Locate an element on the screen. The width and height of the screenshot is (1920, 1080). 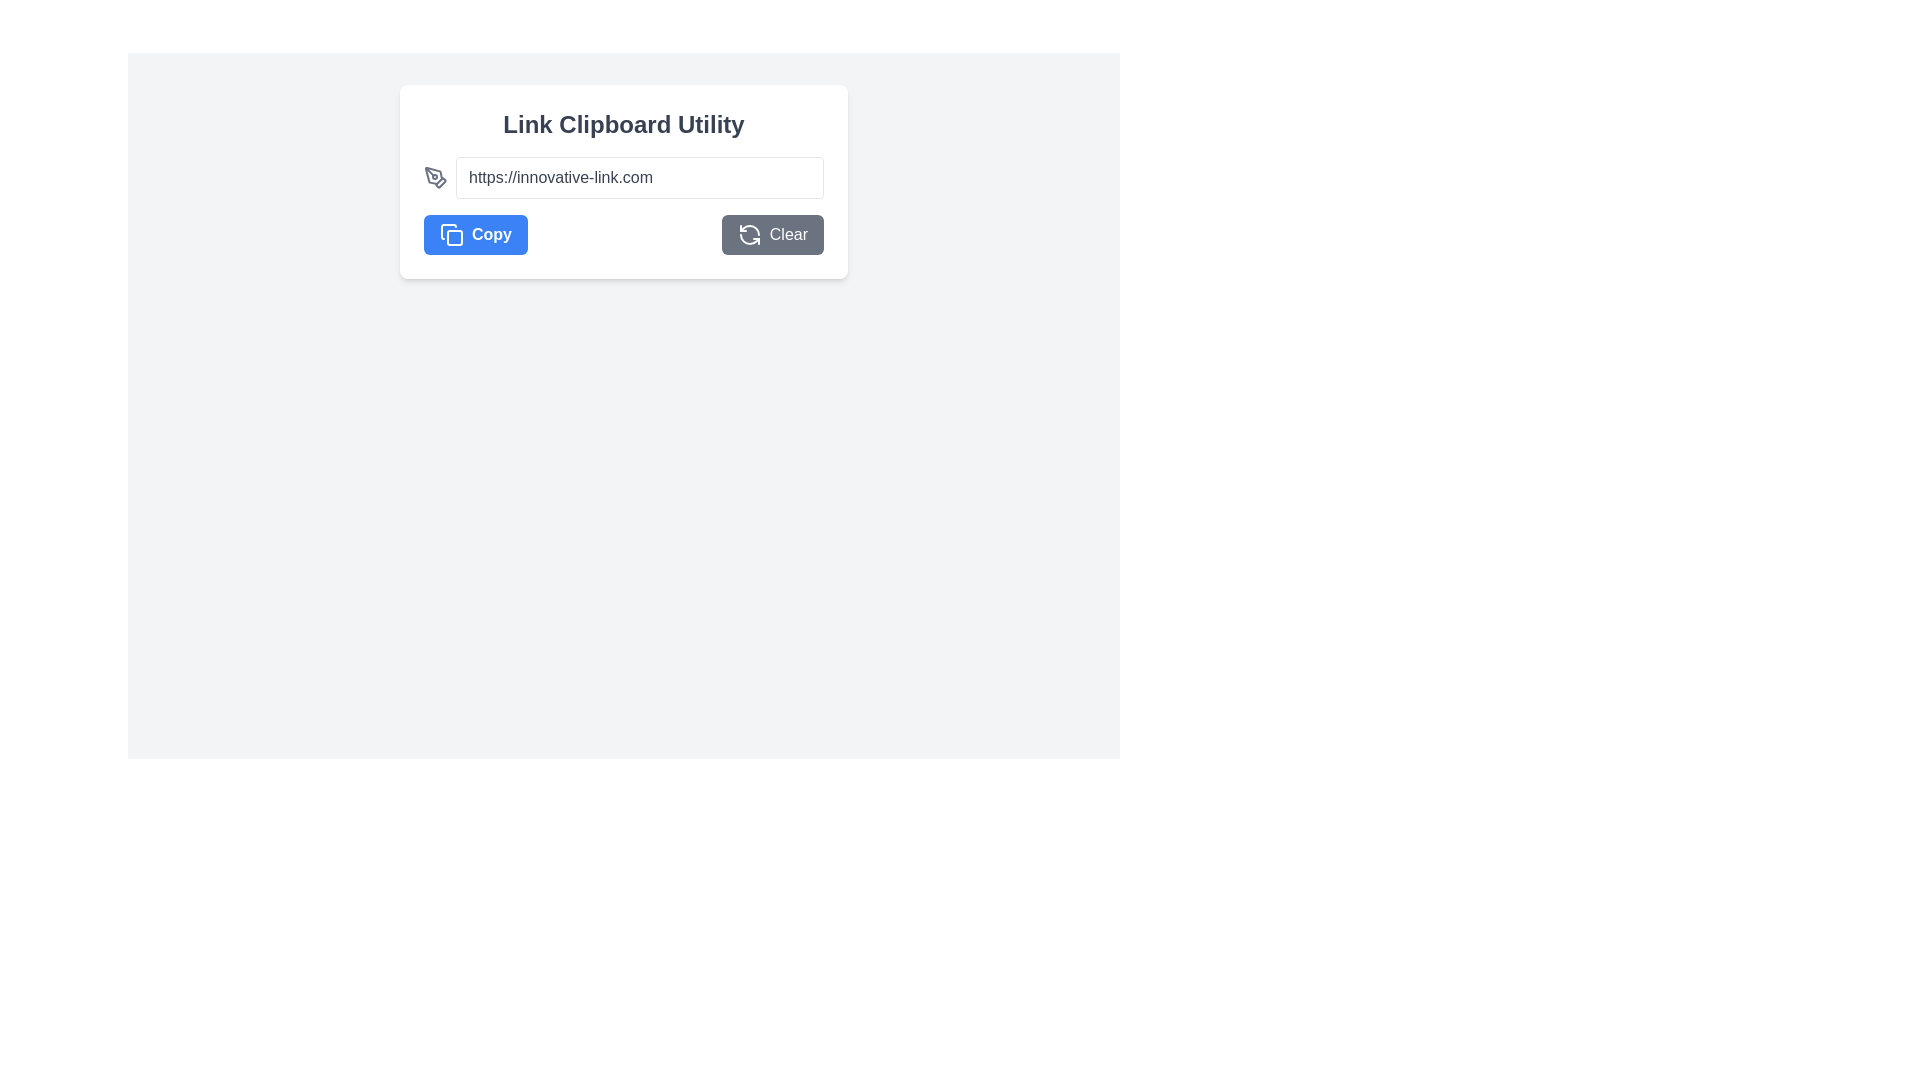
the refresh icon, which is styled with two curved arrows forming a circular pattern, located to the left of the 'Clear' button within a rectangular button with rounded corners is located at coordinates (748, 234).